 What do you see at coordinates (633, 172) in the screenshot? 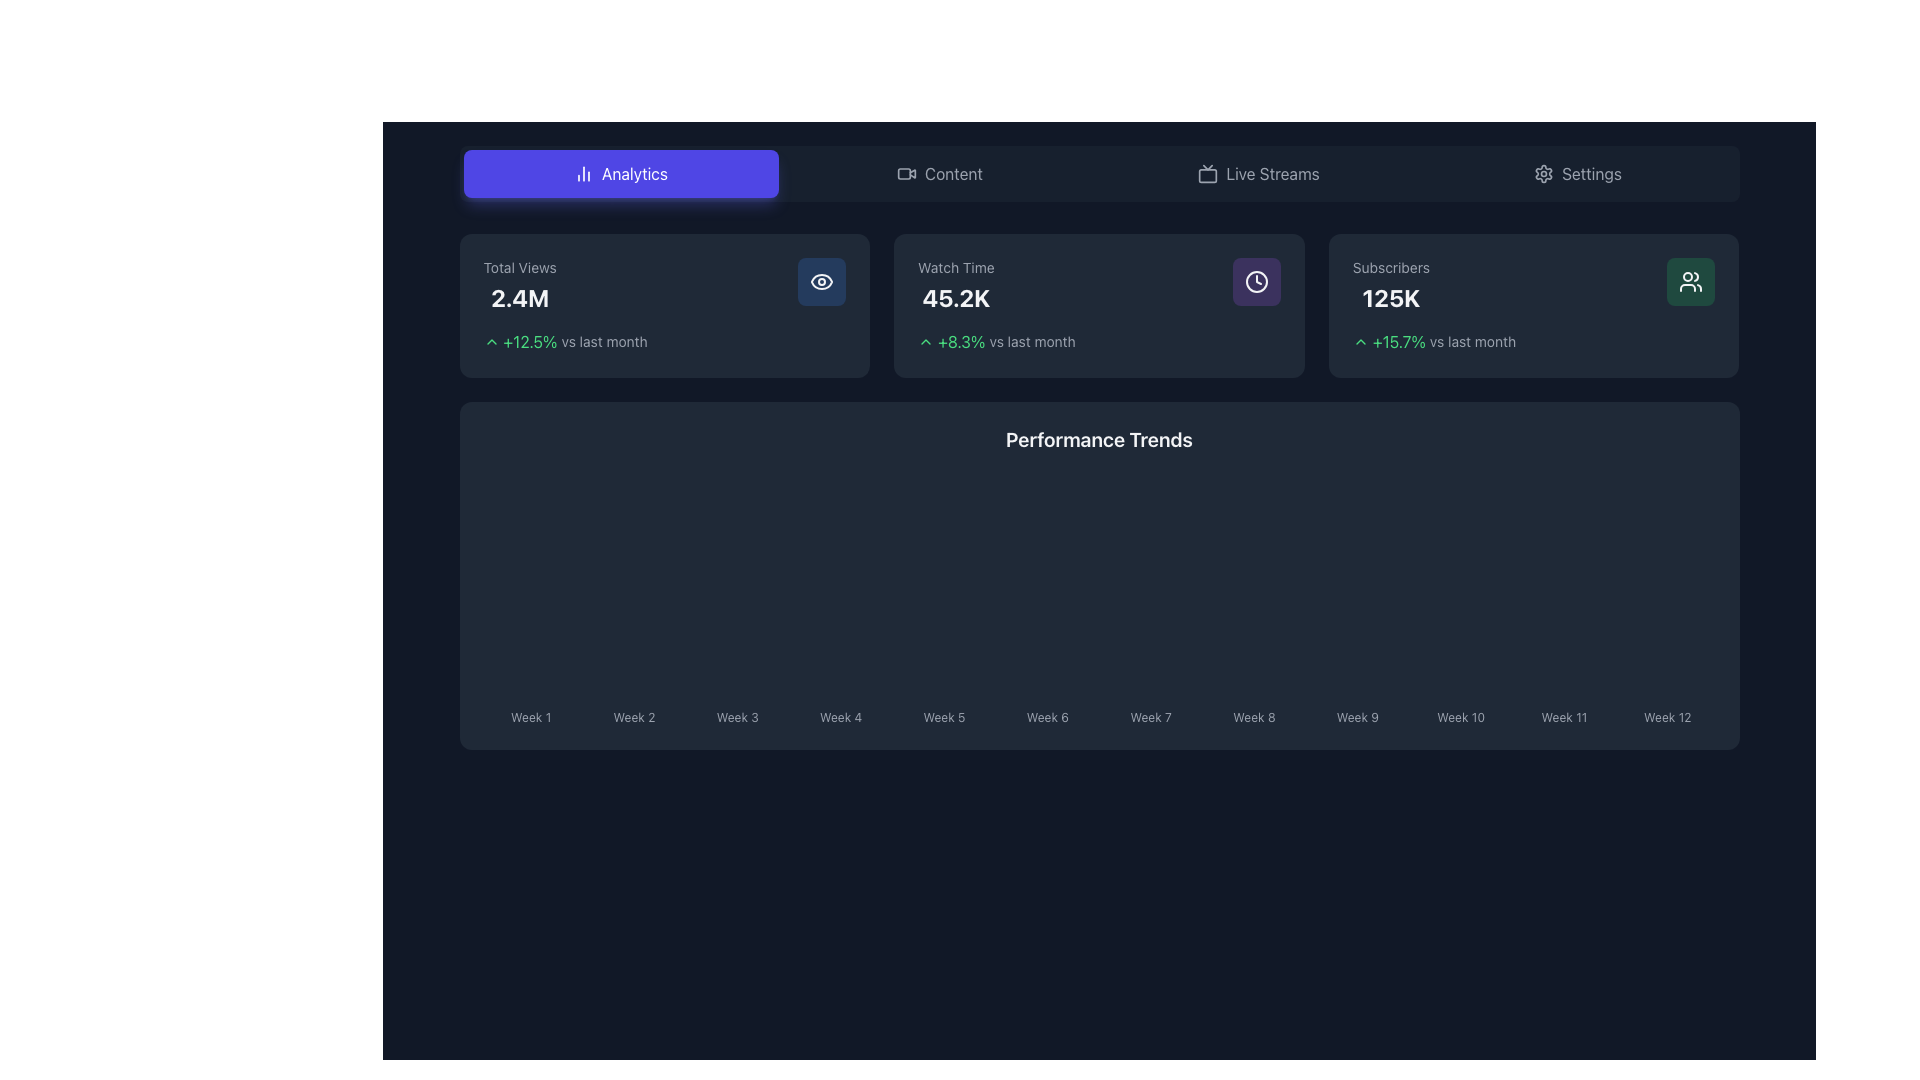
I see `the navigation button labeled 'Analytics'` at bounding box center [633, 172].